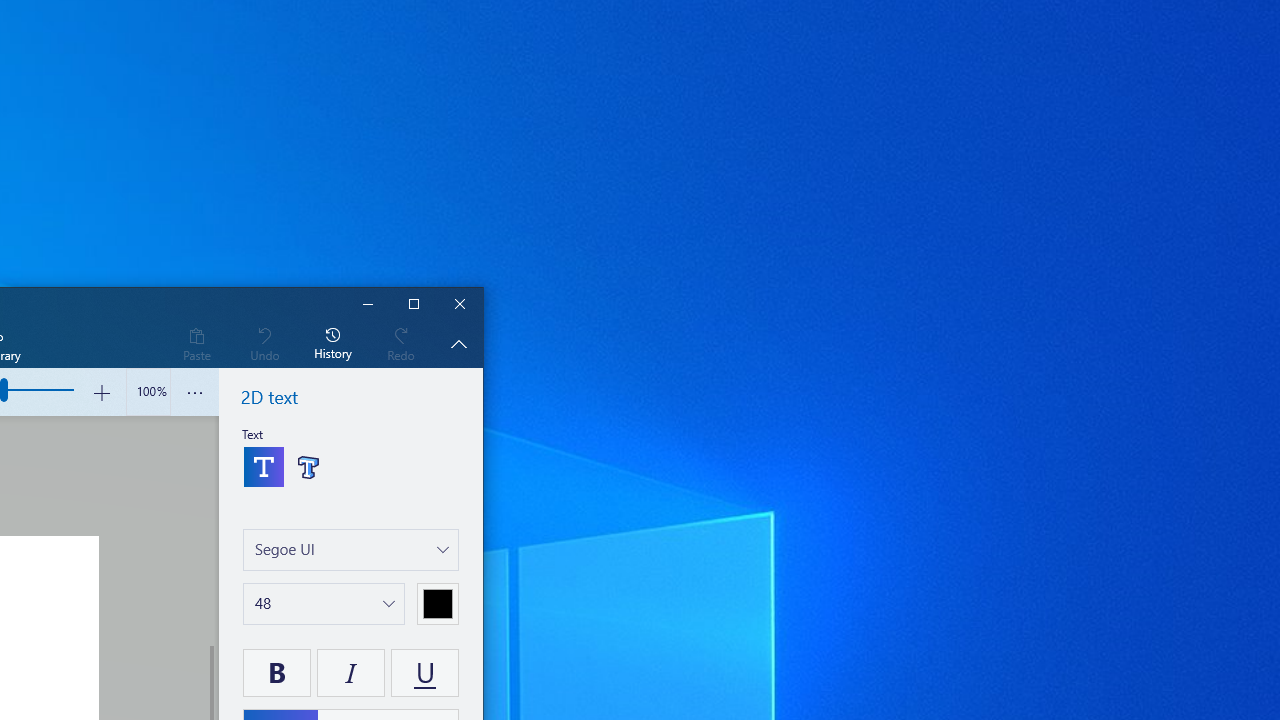 The image size is (1280, 720). Describe the element at coordinates (262, 602) in the screenshot. I see `'48'` at that location.